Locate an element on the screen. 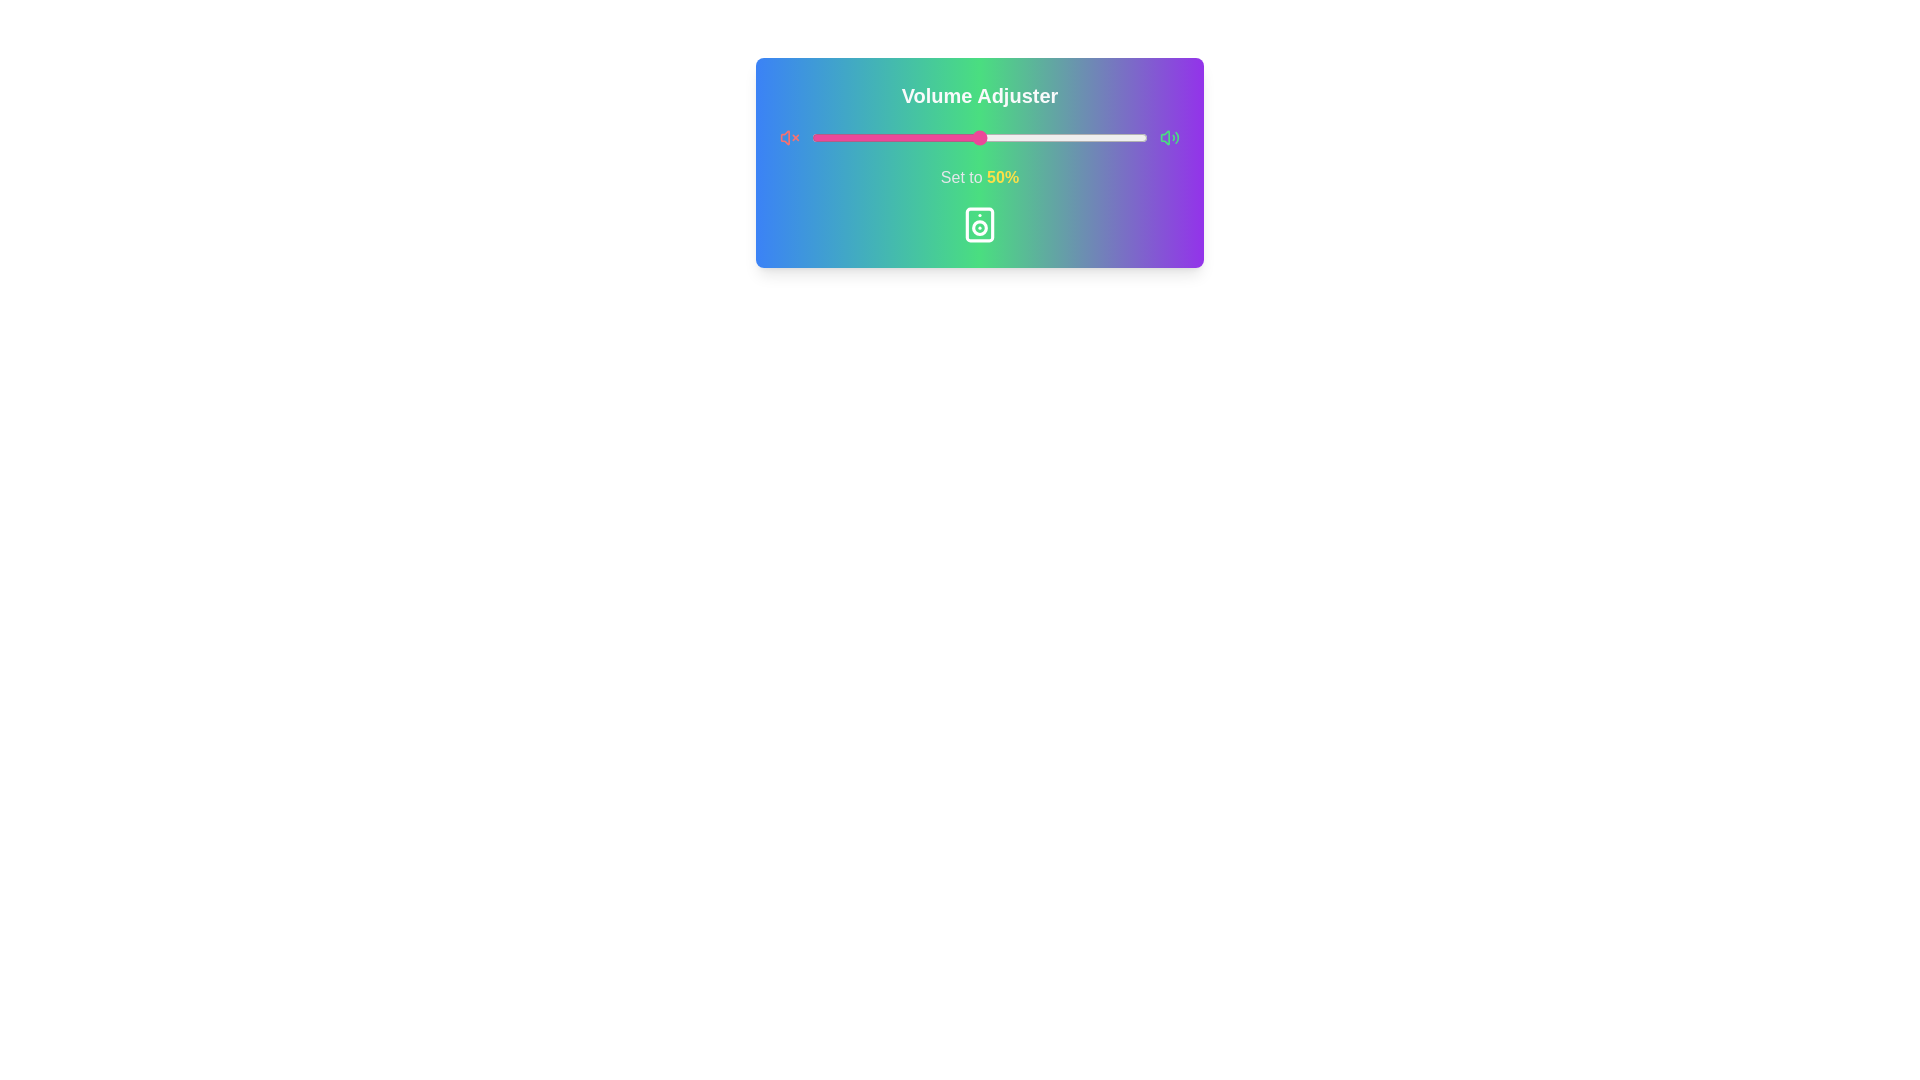 This screenshot has height=1080, width=1920. the mute icon located to the left of the volume slider is located at coordinates (789, 137).